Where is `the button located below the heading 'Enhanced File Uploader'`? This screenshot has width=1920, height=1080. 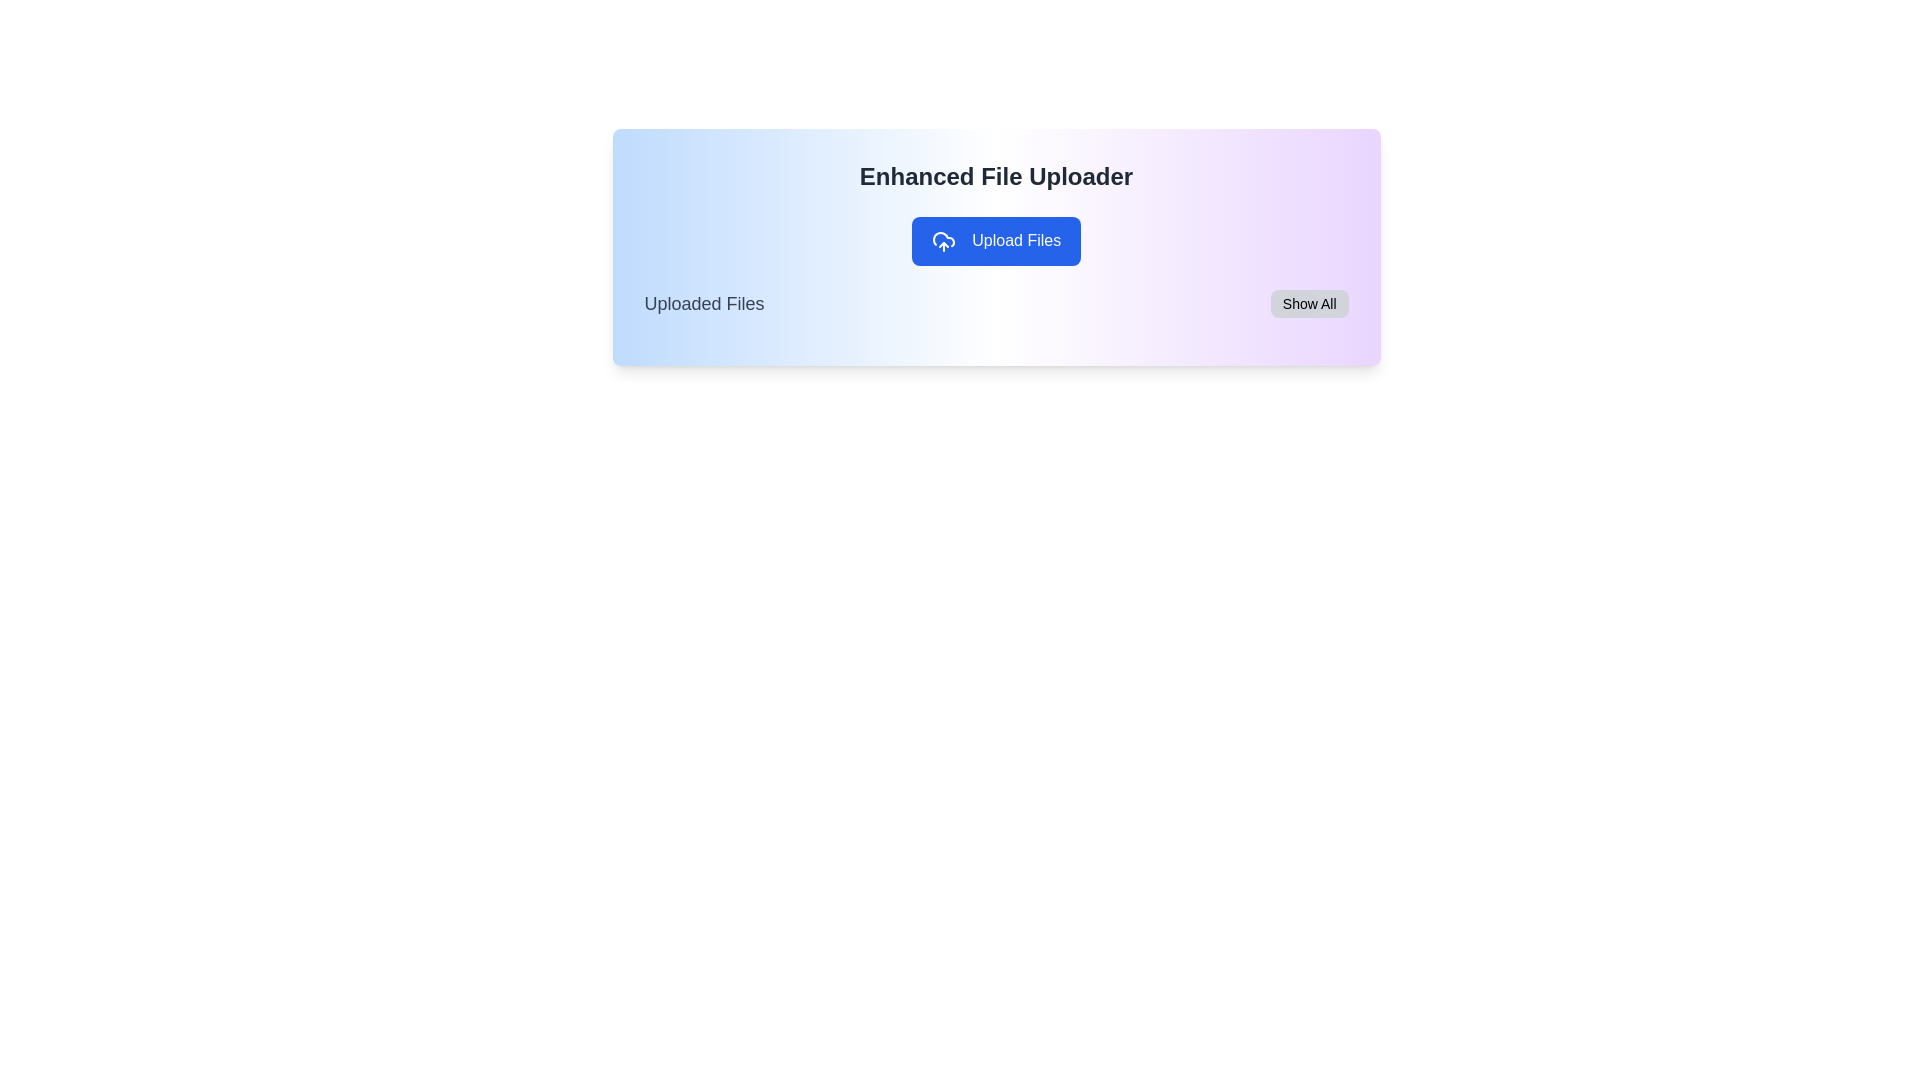 the button located below the heading 'Enhanced File Uploader' is located at coordinates (996, 246).